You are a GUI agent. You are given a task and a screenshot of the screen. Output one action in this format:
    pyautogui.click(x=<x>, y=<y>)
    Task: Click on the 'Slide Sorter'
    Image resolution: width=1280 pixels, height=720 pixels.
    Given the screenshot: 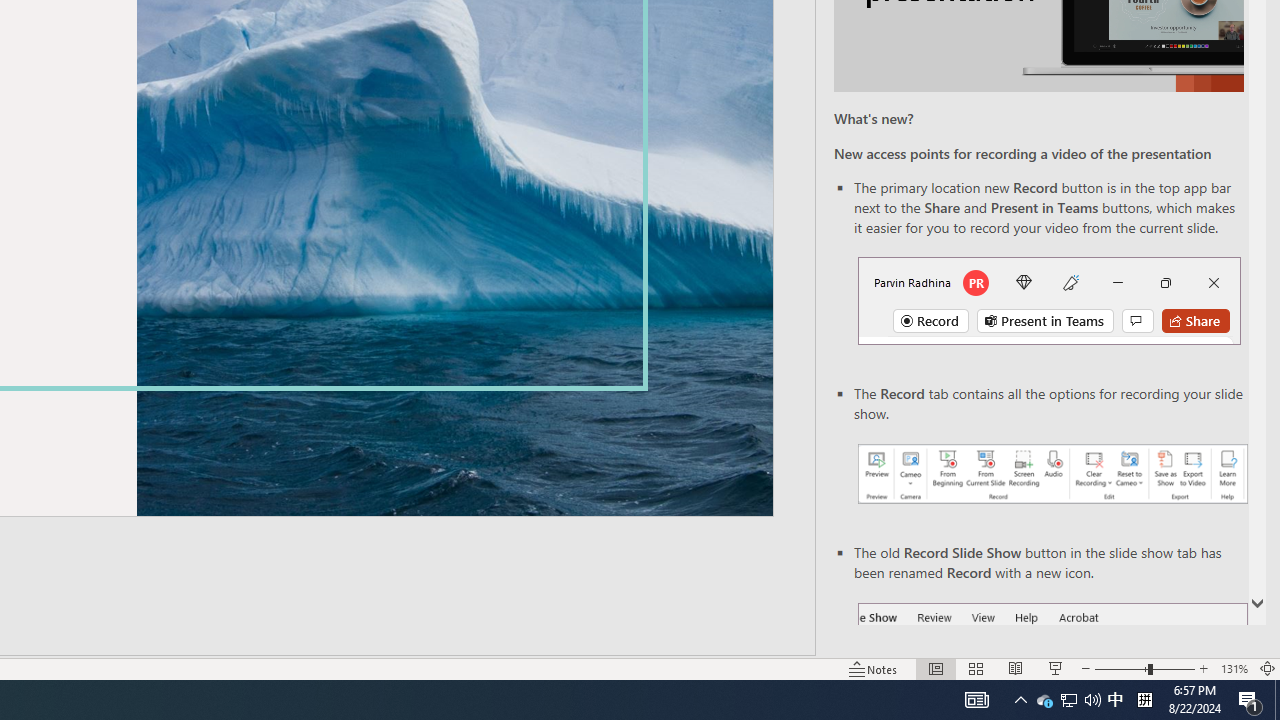 What is the action you would take?
    pyautogui.click(x=976, y=669)
    